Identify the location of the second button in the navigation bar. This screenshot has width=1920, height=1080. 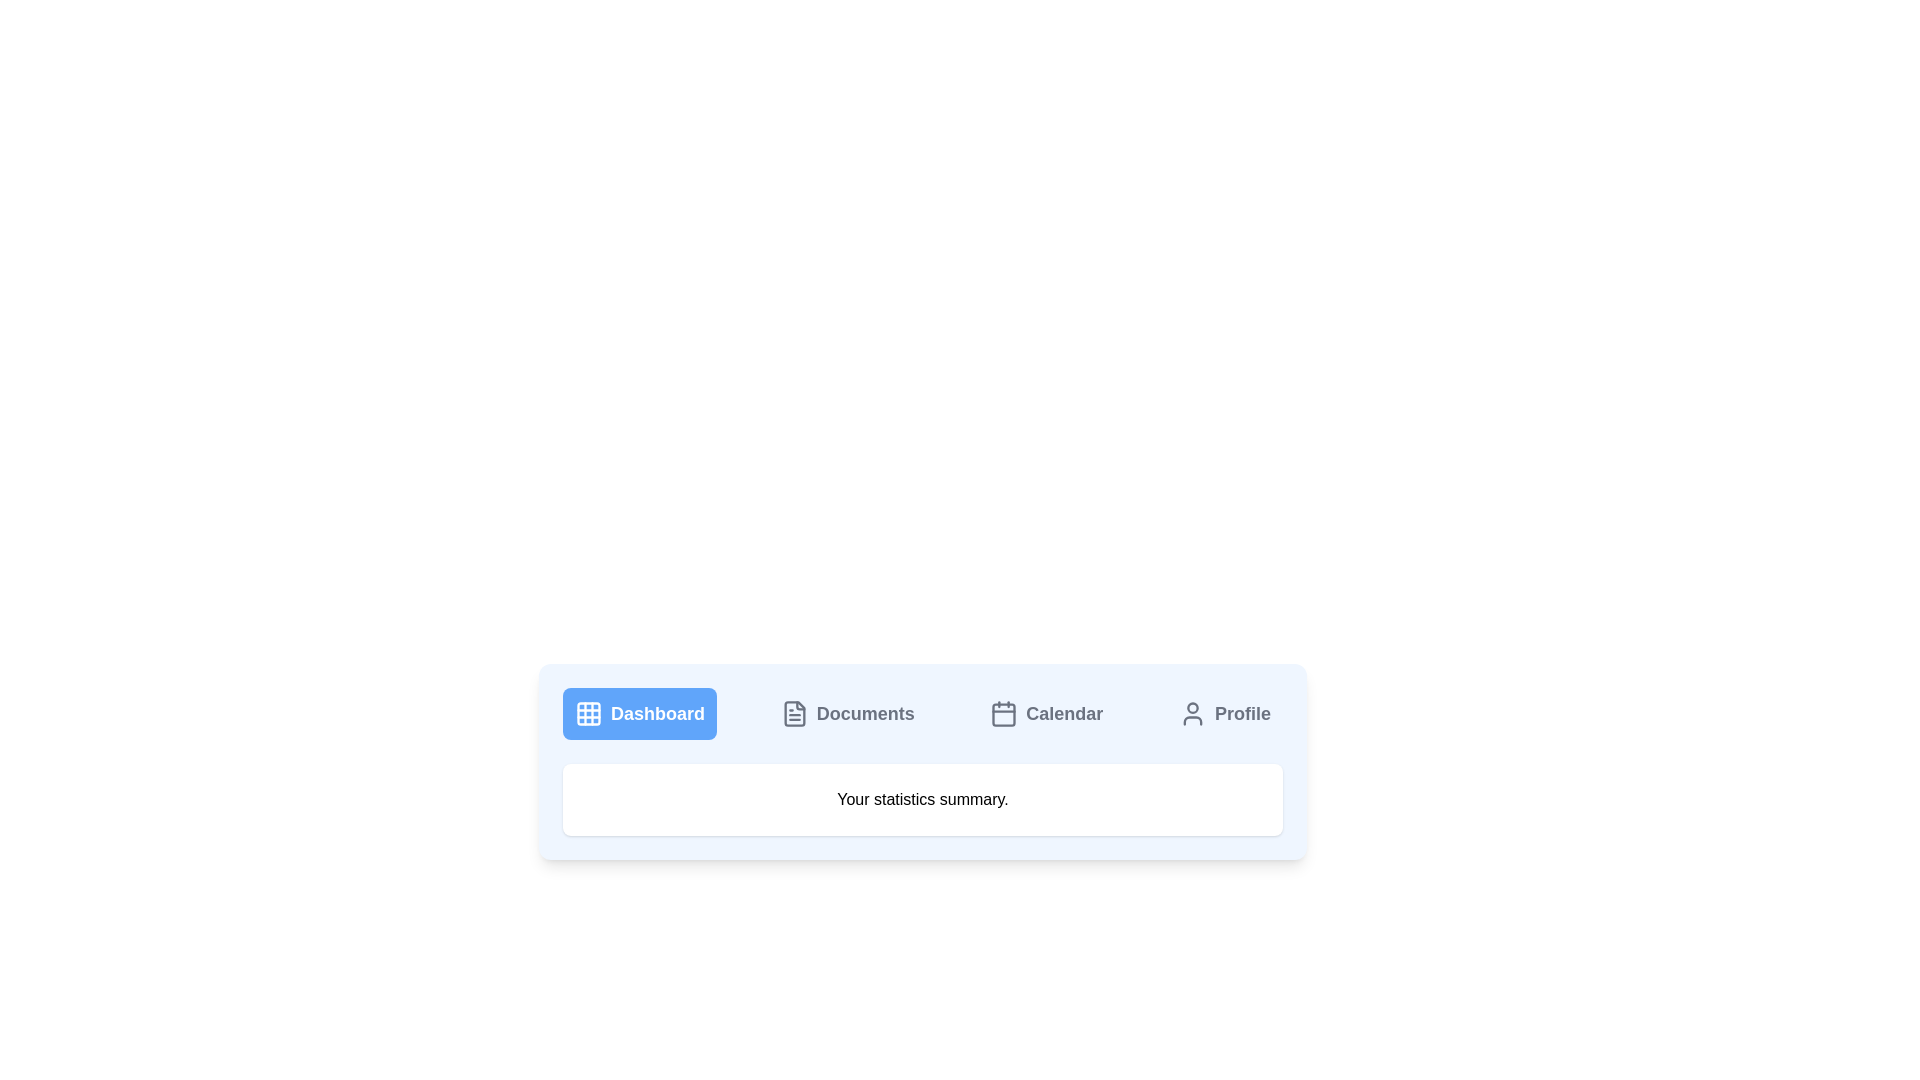
(847, 712).